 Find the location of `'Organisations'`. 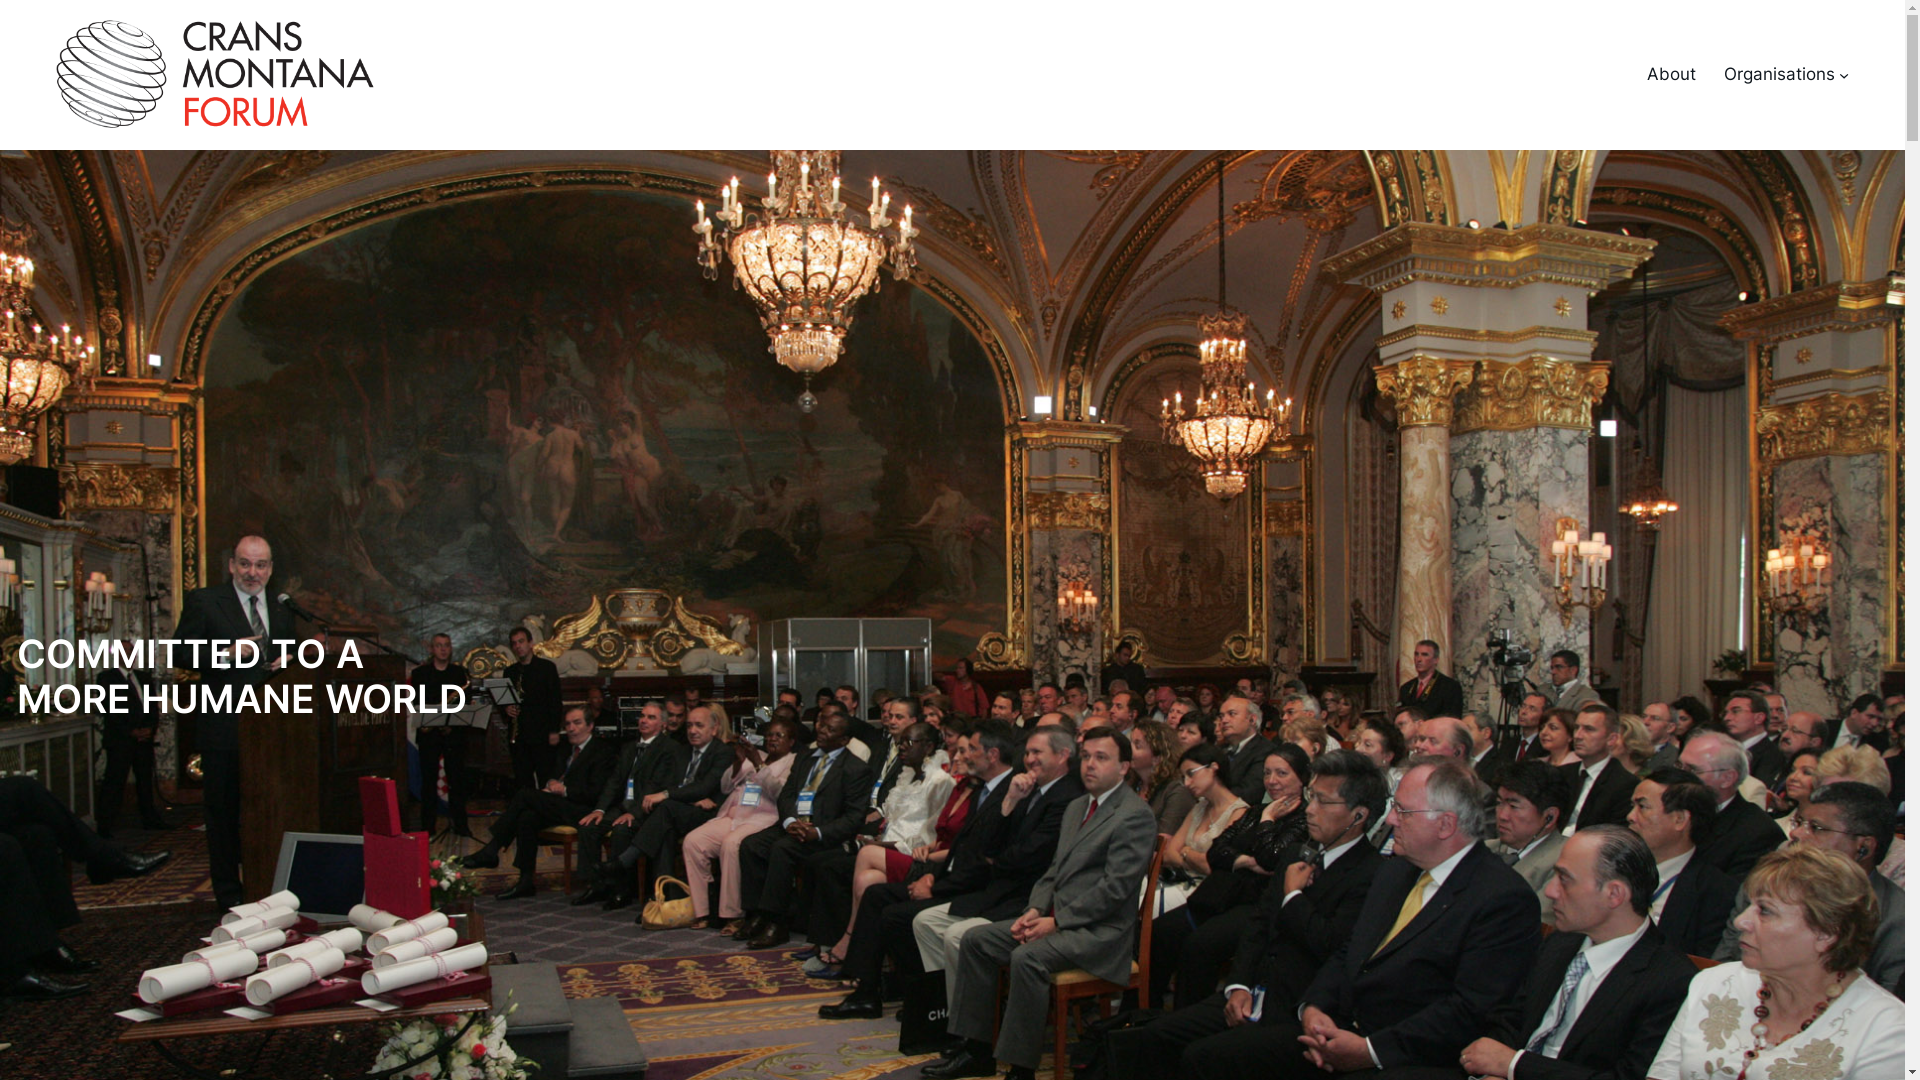

'Organisations' is located at coordinates (1779, 73).